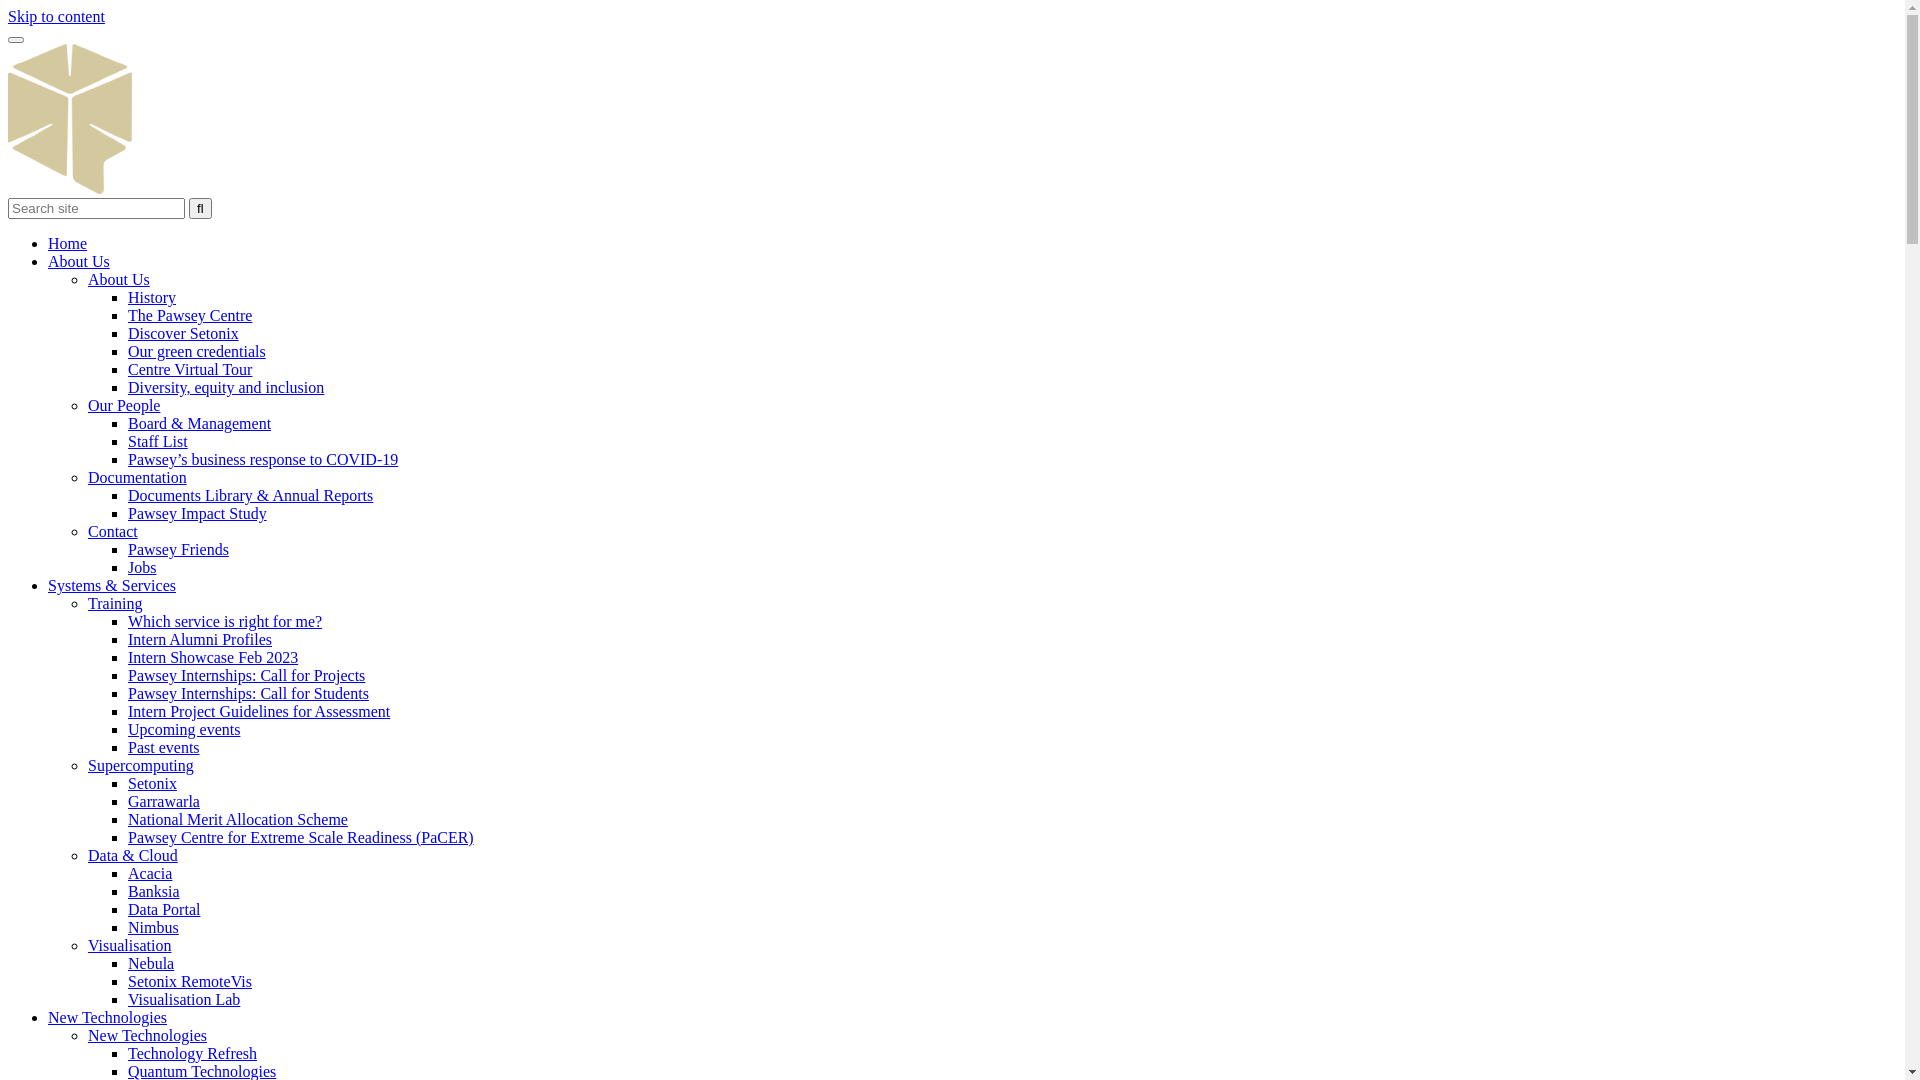 This screenshot has width=1920, height=1080. I want to click on 'Pawsey Internships: Call for Projects', so click(245, 675).